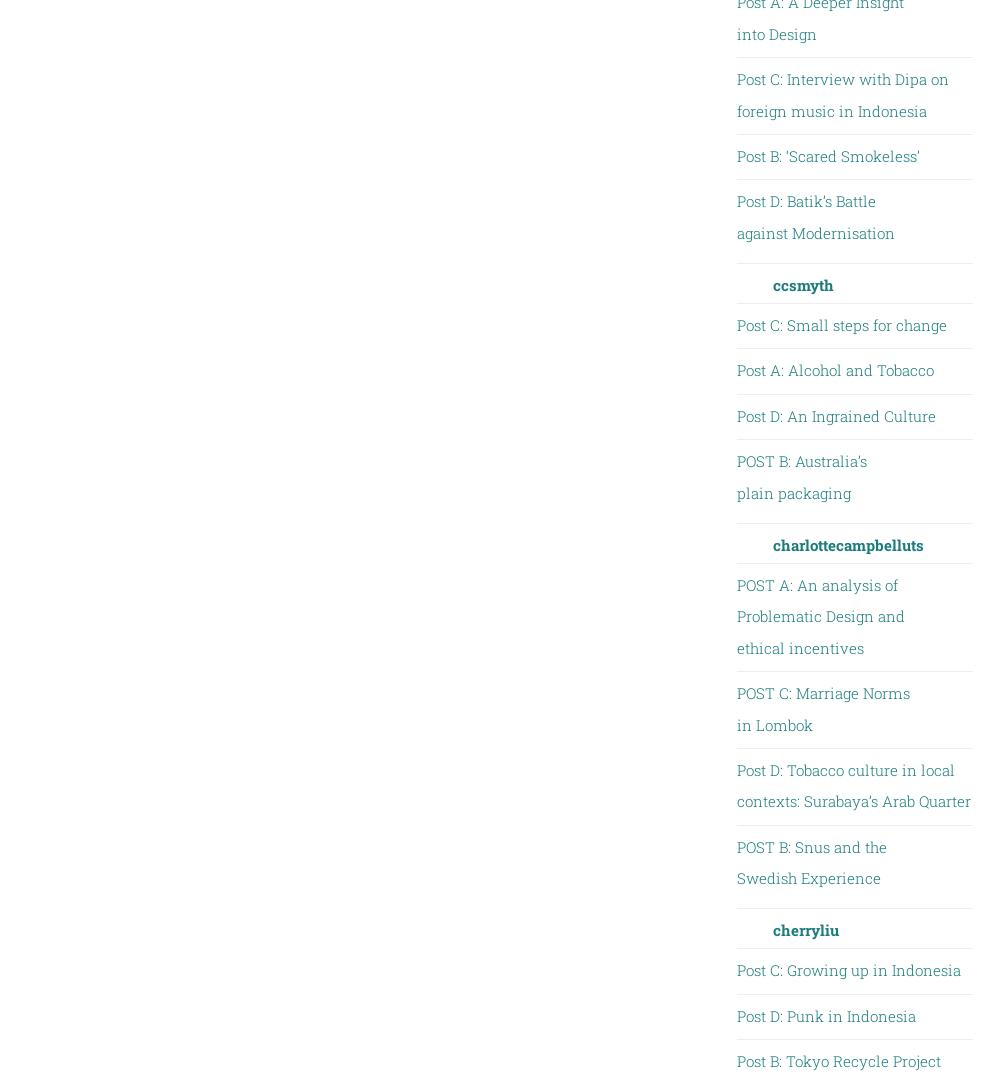  I want to click on 'Post D: Batik’s Battle against Modernisation', so click(814, 216).